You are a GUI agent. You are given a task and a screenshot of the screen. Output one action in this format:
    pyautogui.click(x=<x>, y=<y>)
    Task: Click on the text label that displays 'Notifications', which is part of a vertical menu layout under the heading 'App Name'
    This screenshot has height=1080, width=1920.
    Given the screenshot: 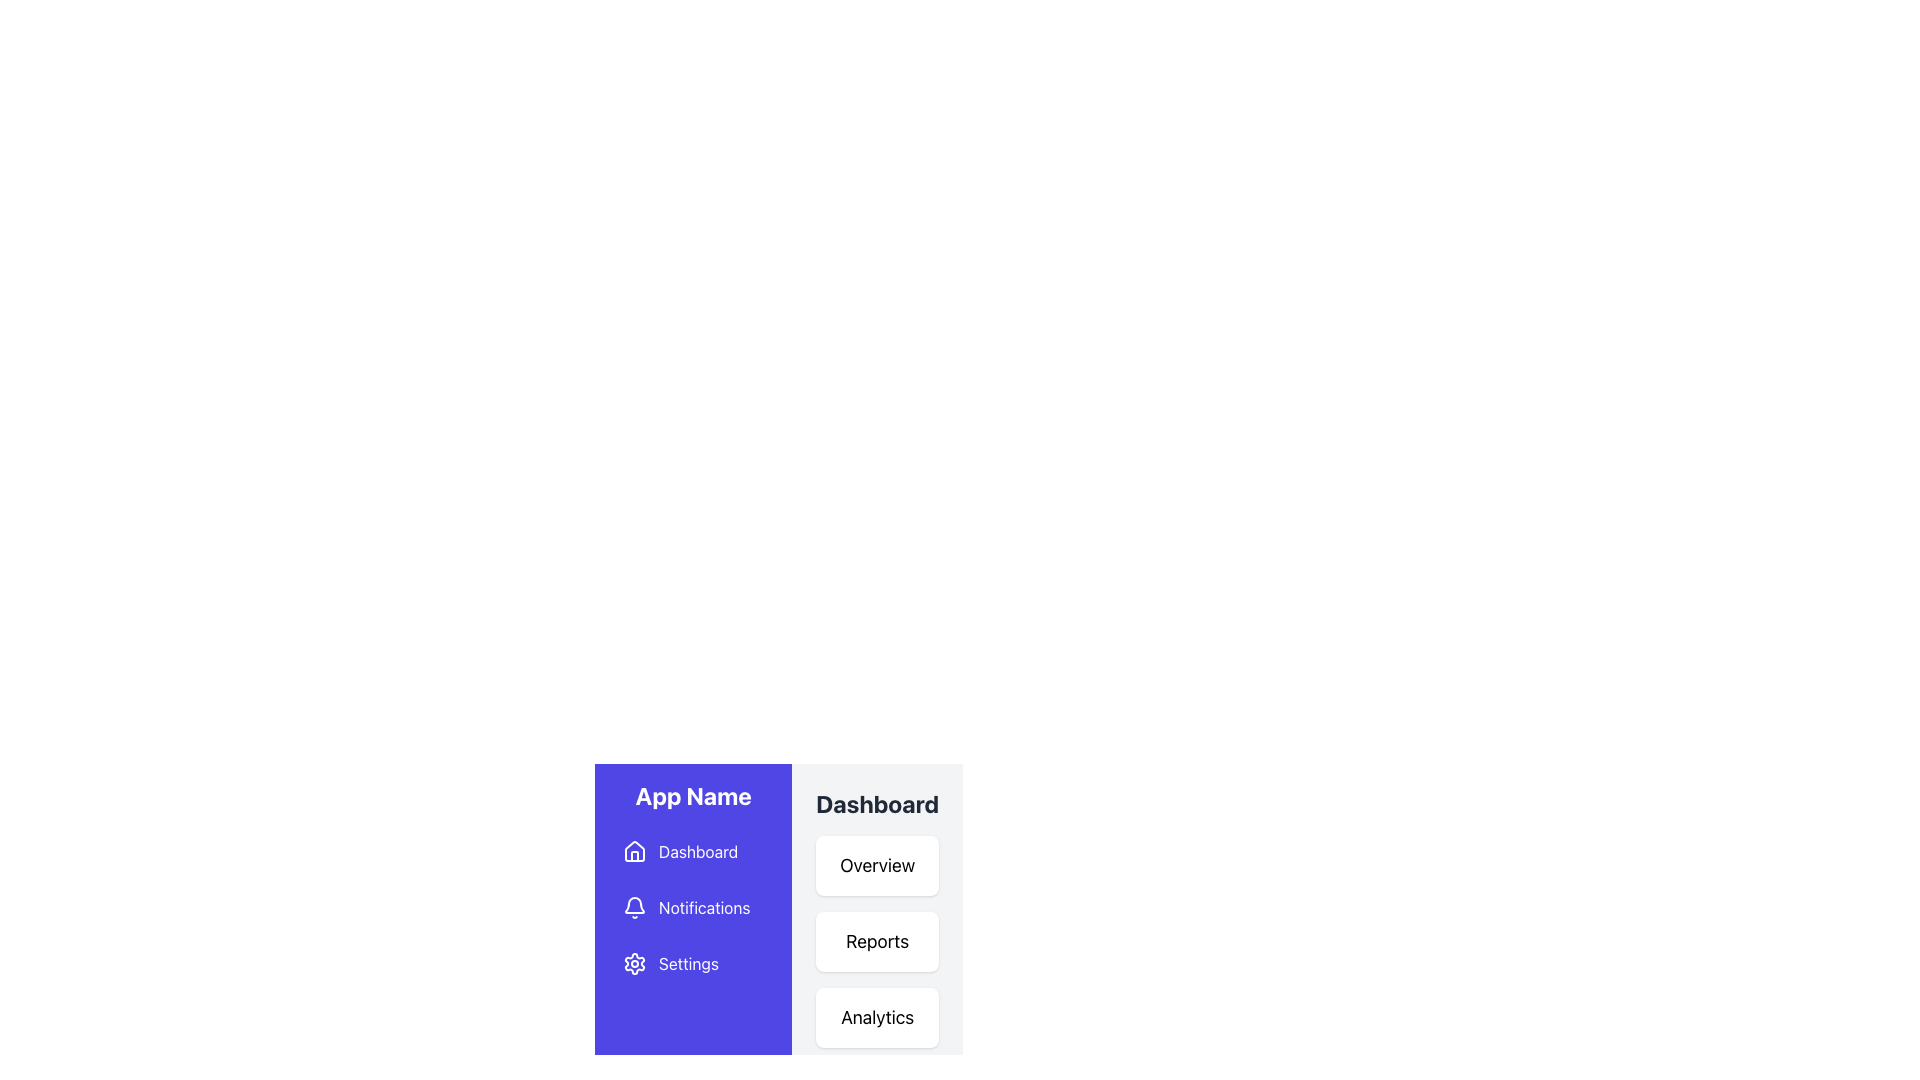 What is the action you would take?
    pyautogui.click(x=704, y=907)
    